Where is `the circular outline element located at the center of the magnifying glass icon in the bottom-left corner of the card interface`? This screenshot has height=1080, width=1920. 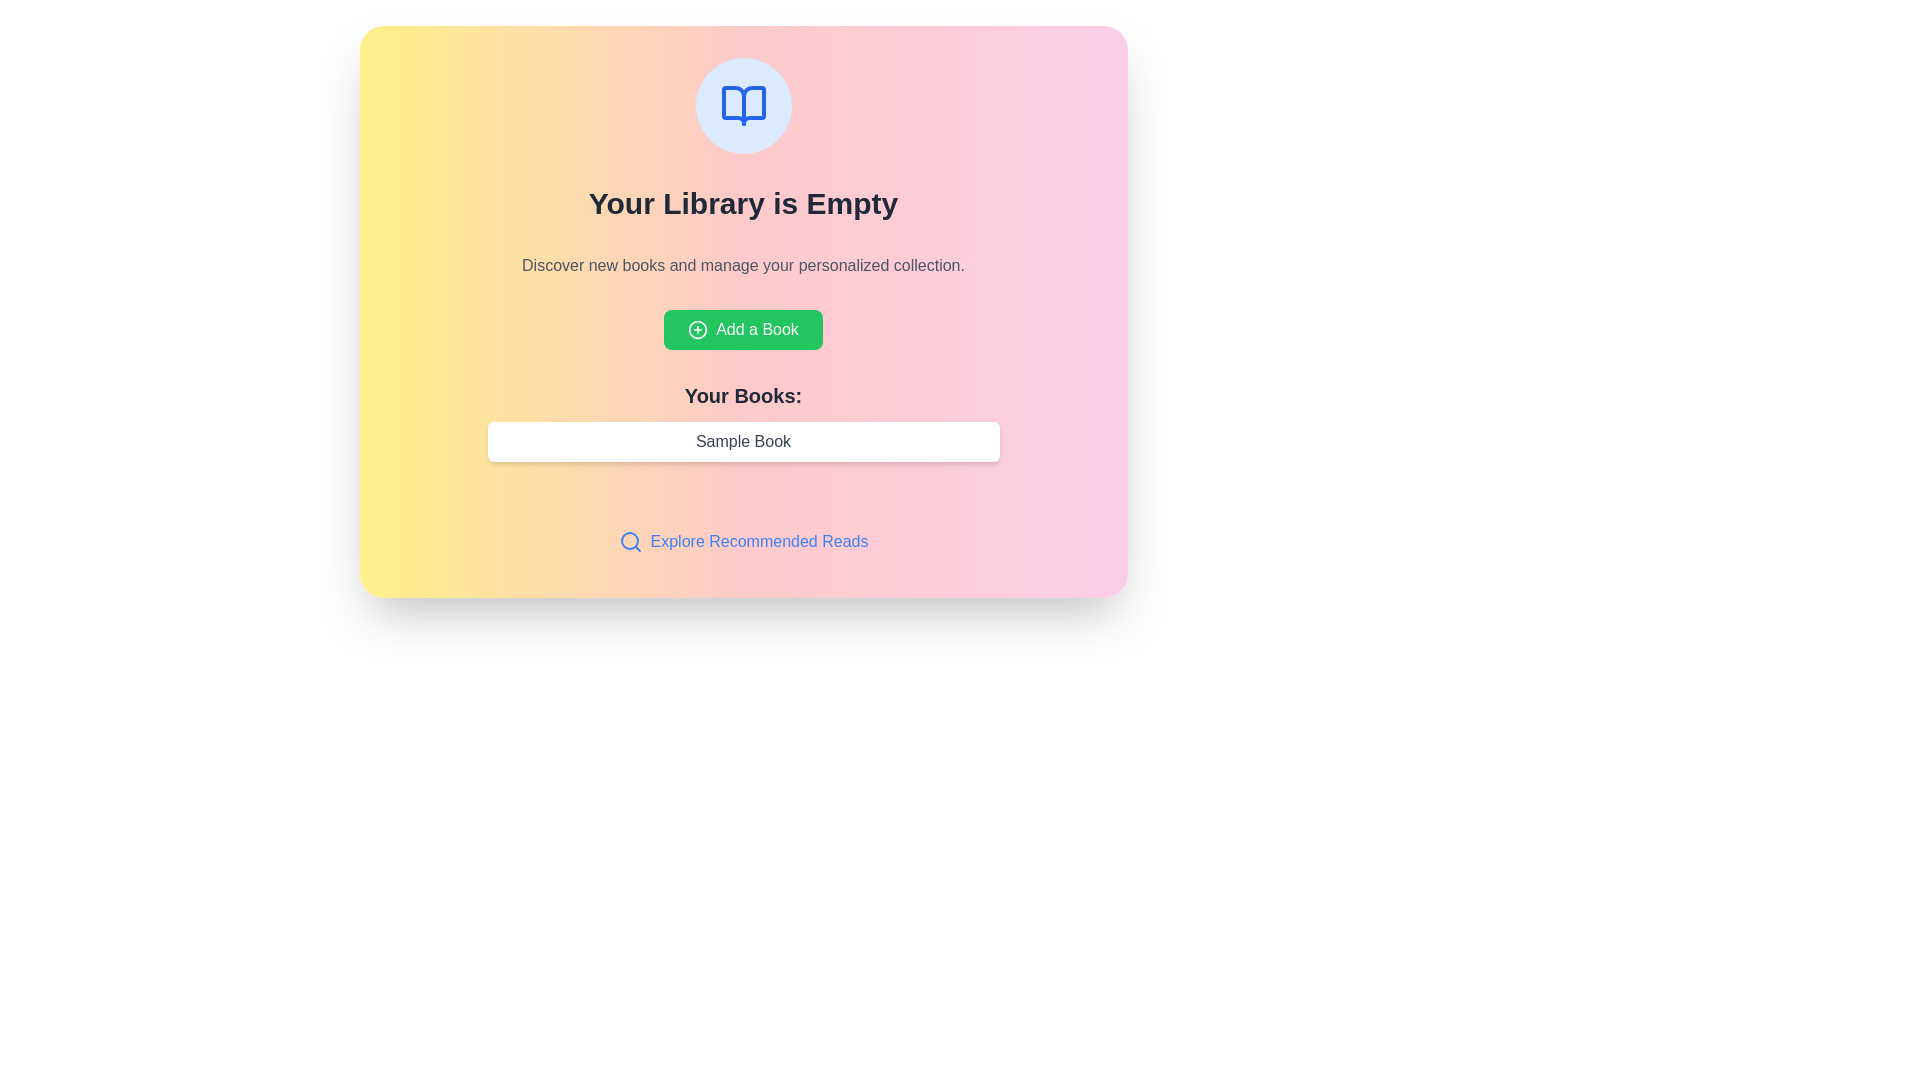
the circular outline element located at the center of the magnifying glass icon in the bottom-left corner of the card interface is located at coordinates (628, 540).